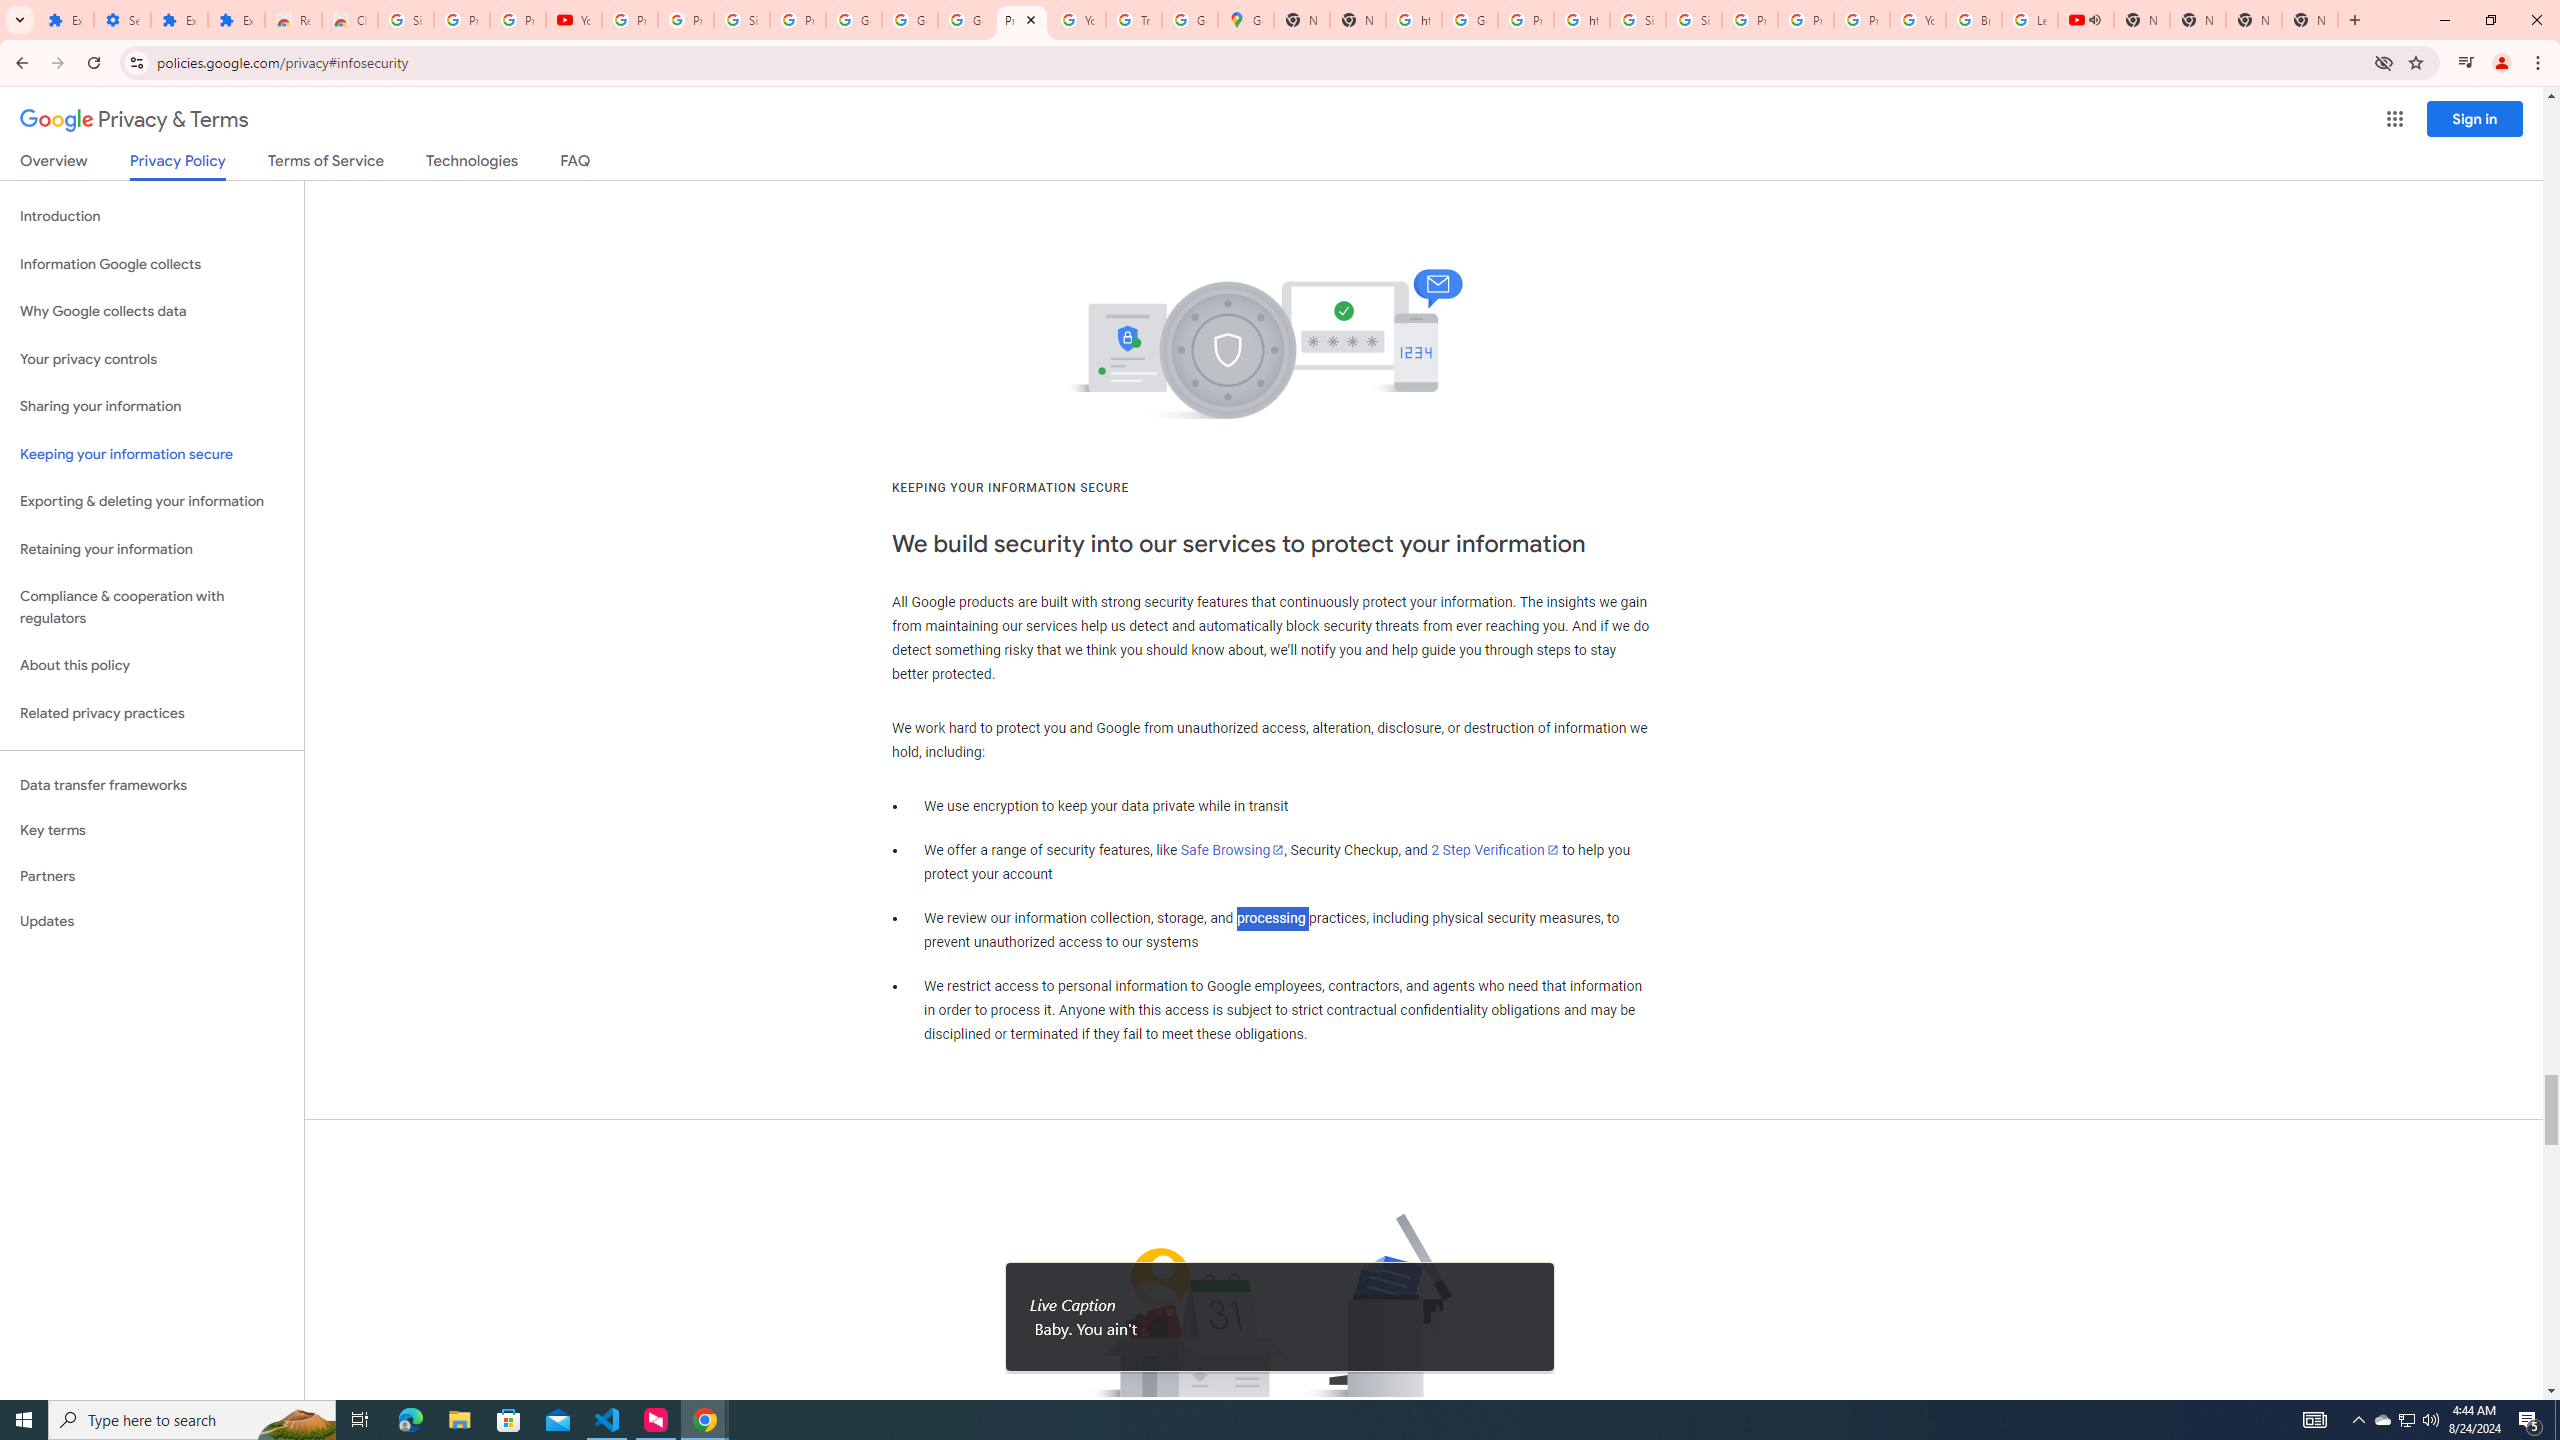 This screenshot has height=1440, width=2560. Describe the element at coordinates (179, 19) in the screenshot. I see `'Extensions'` at that location.